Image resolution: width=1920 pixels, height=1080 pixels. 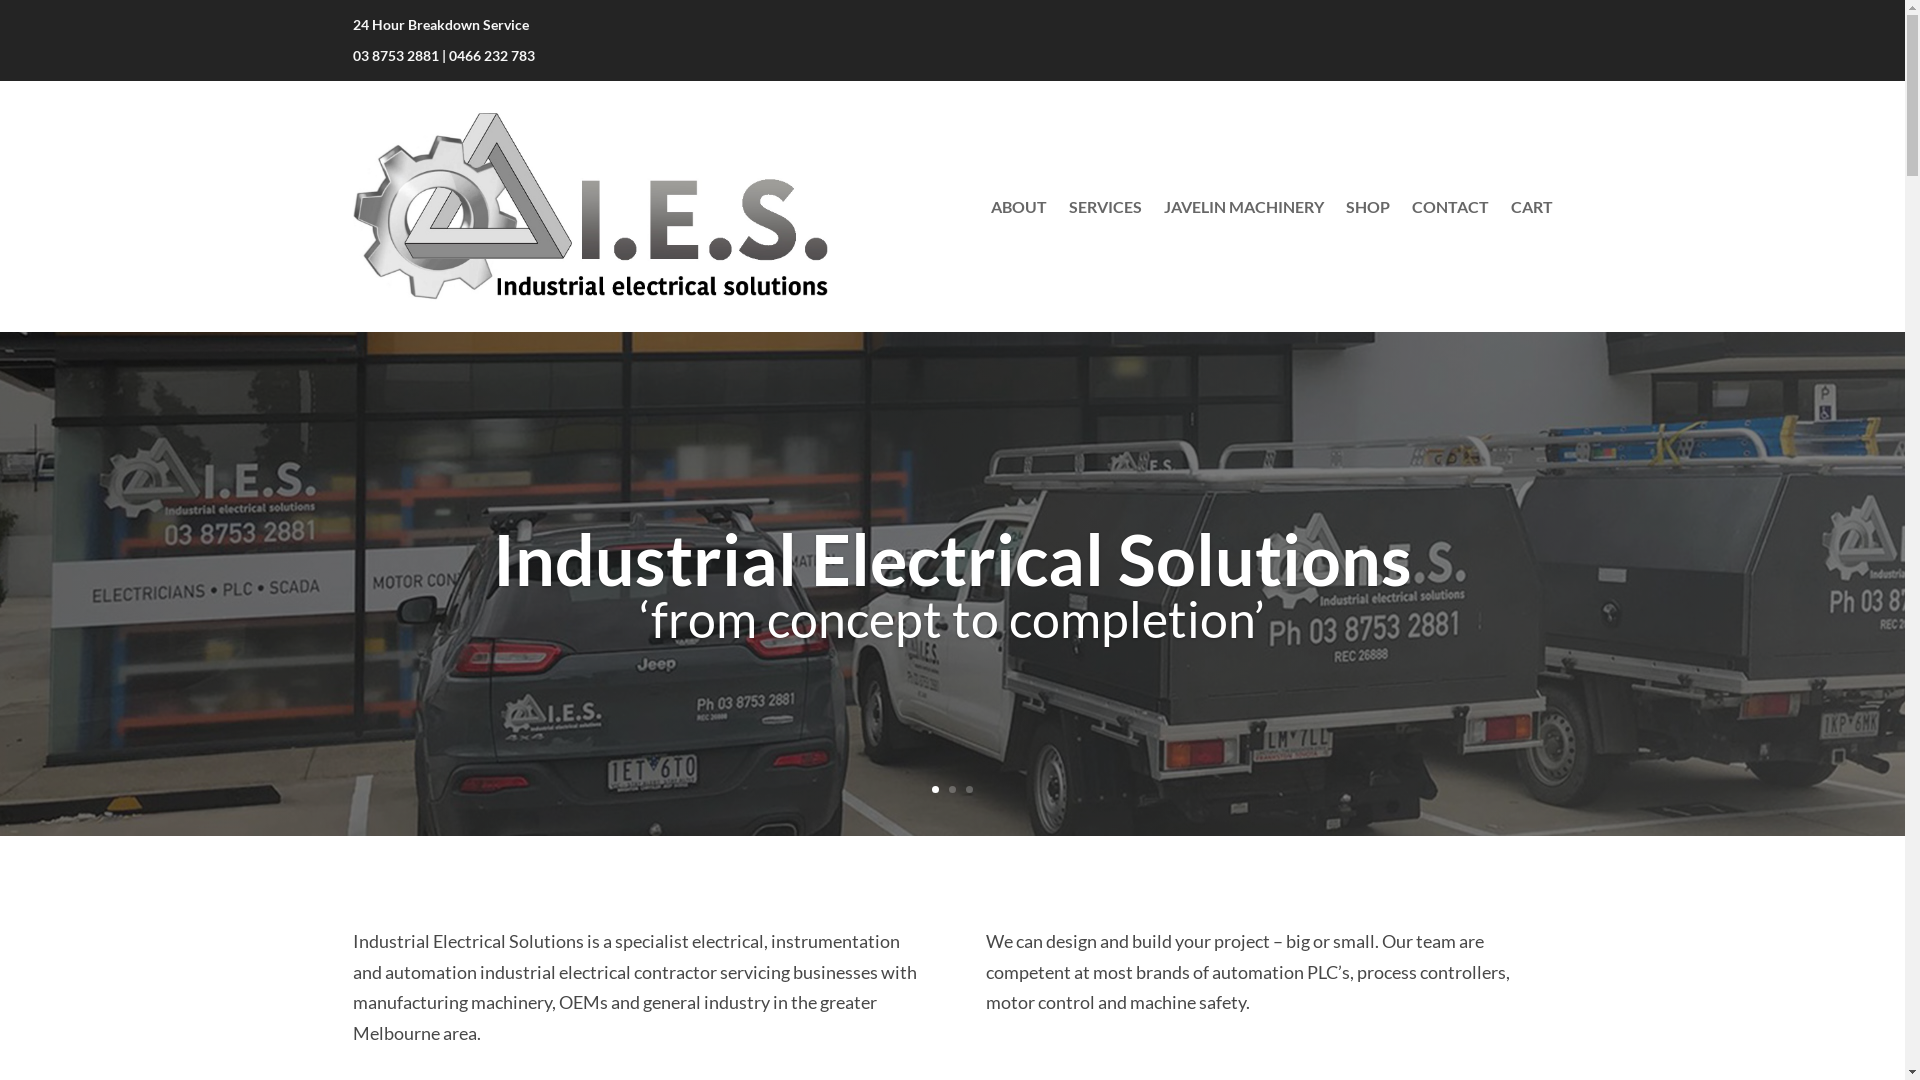 I want to click on 'CART', so click(x=1530, y=206).